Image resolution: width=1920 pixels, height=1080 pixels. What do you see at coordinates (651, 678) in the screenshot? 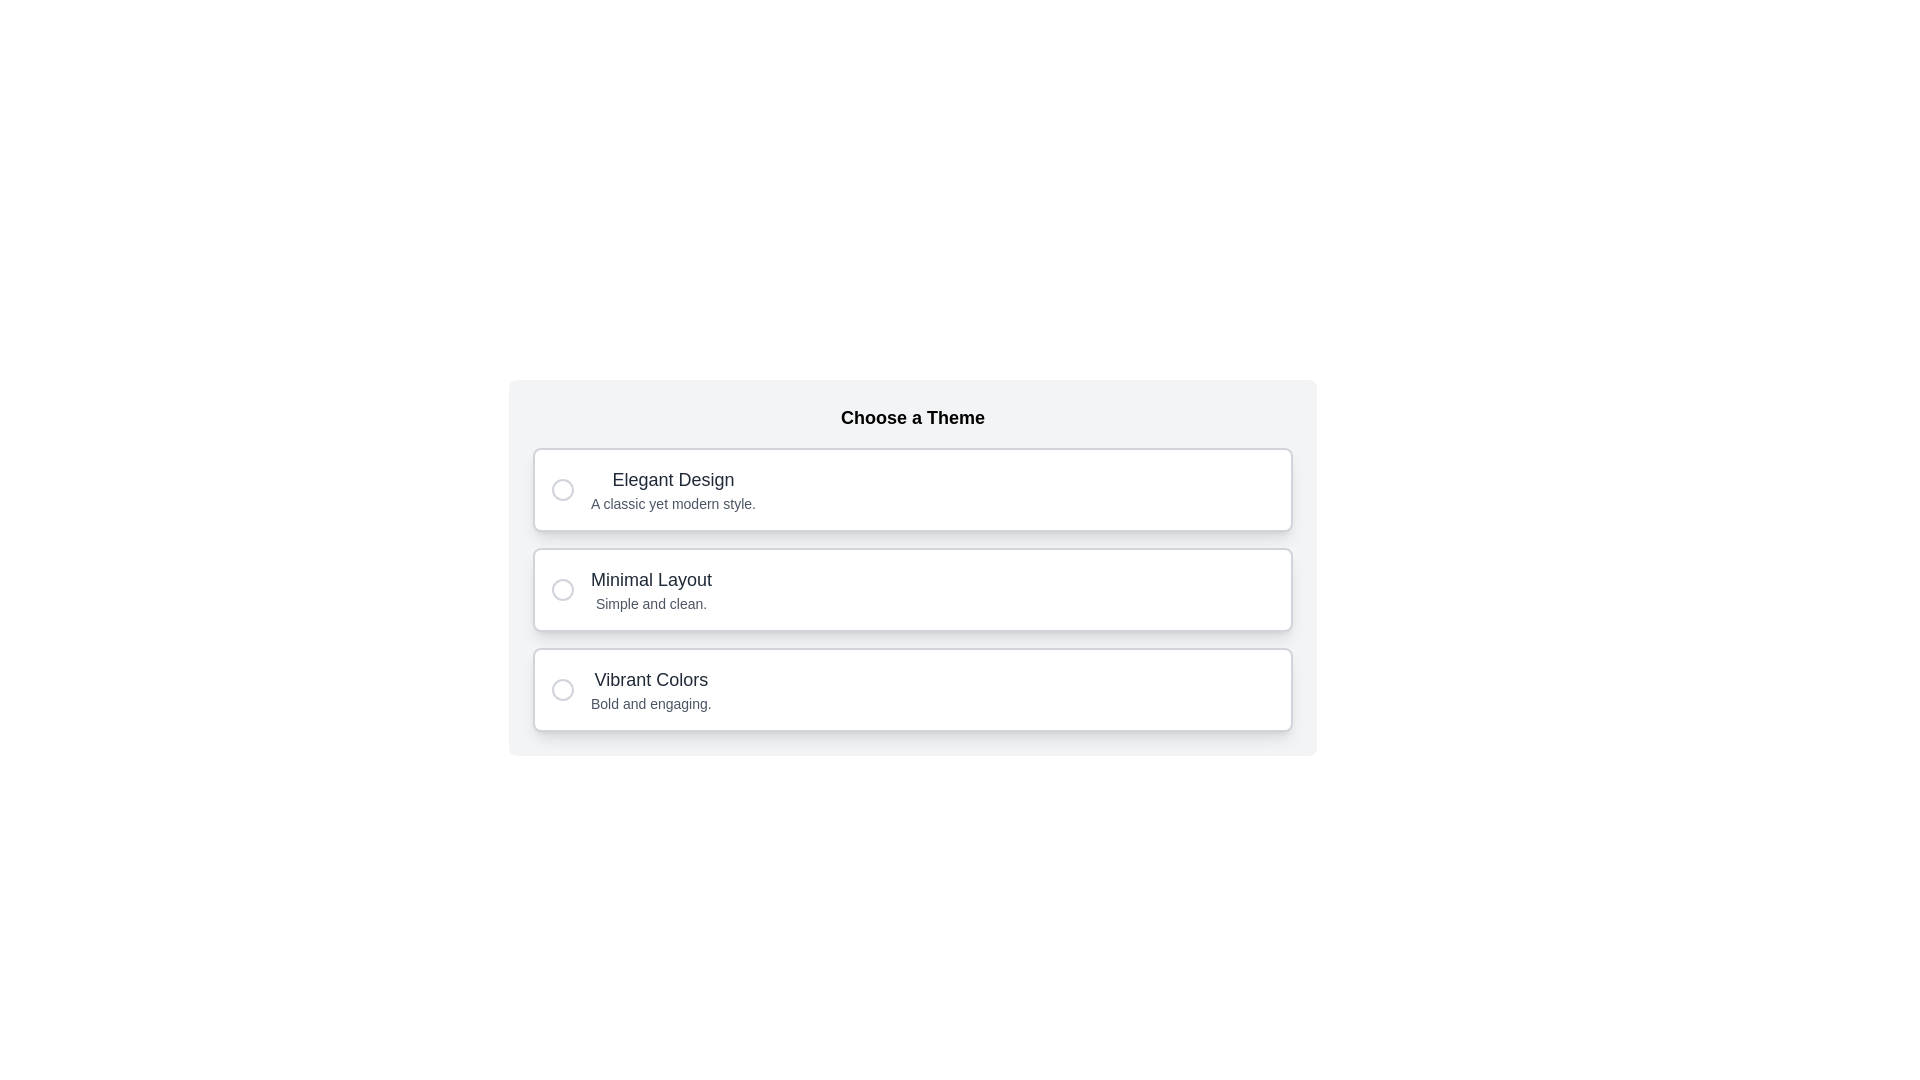
I see `text label displaying 'Vibrant Colors' which is positioned in the lower section of a vertical list, under 'Elegant Design' and 'Minimal Layout.'` at bounding box center [651, 678].